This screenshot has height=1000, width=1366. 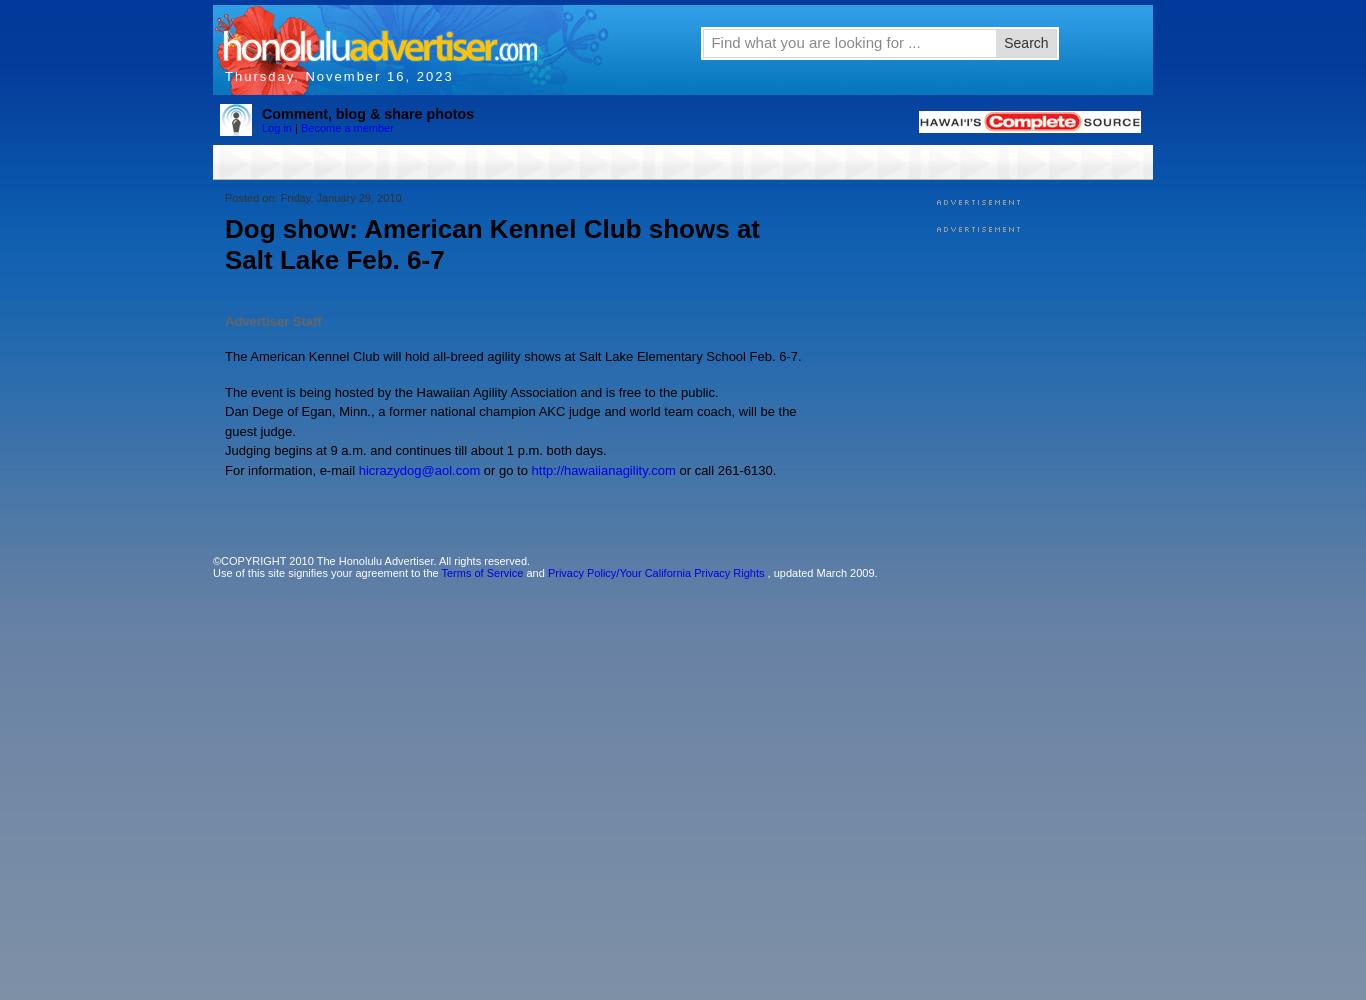 What do you see at coordinates (492, 243) in the screenshot?
I see `'Dog show: American Kennel Club shows at Salt Lake Feb. 6-7'` at bounding box center [492, 243].